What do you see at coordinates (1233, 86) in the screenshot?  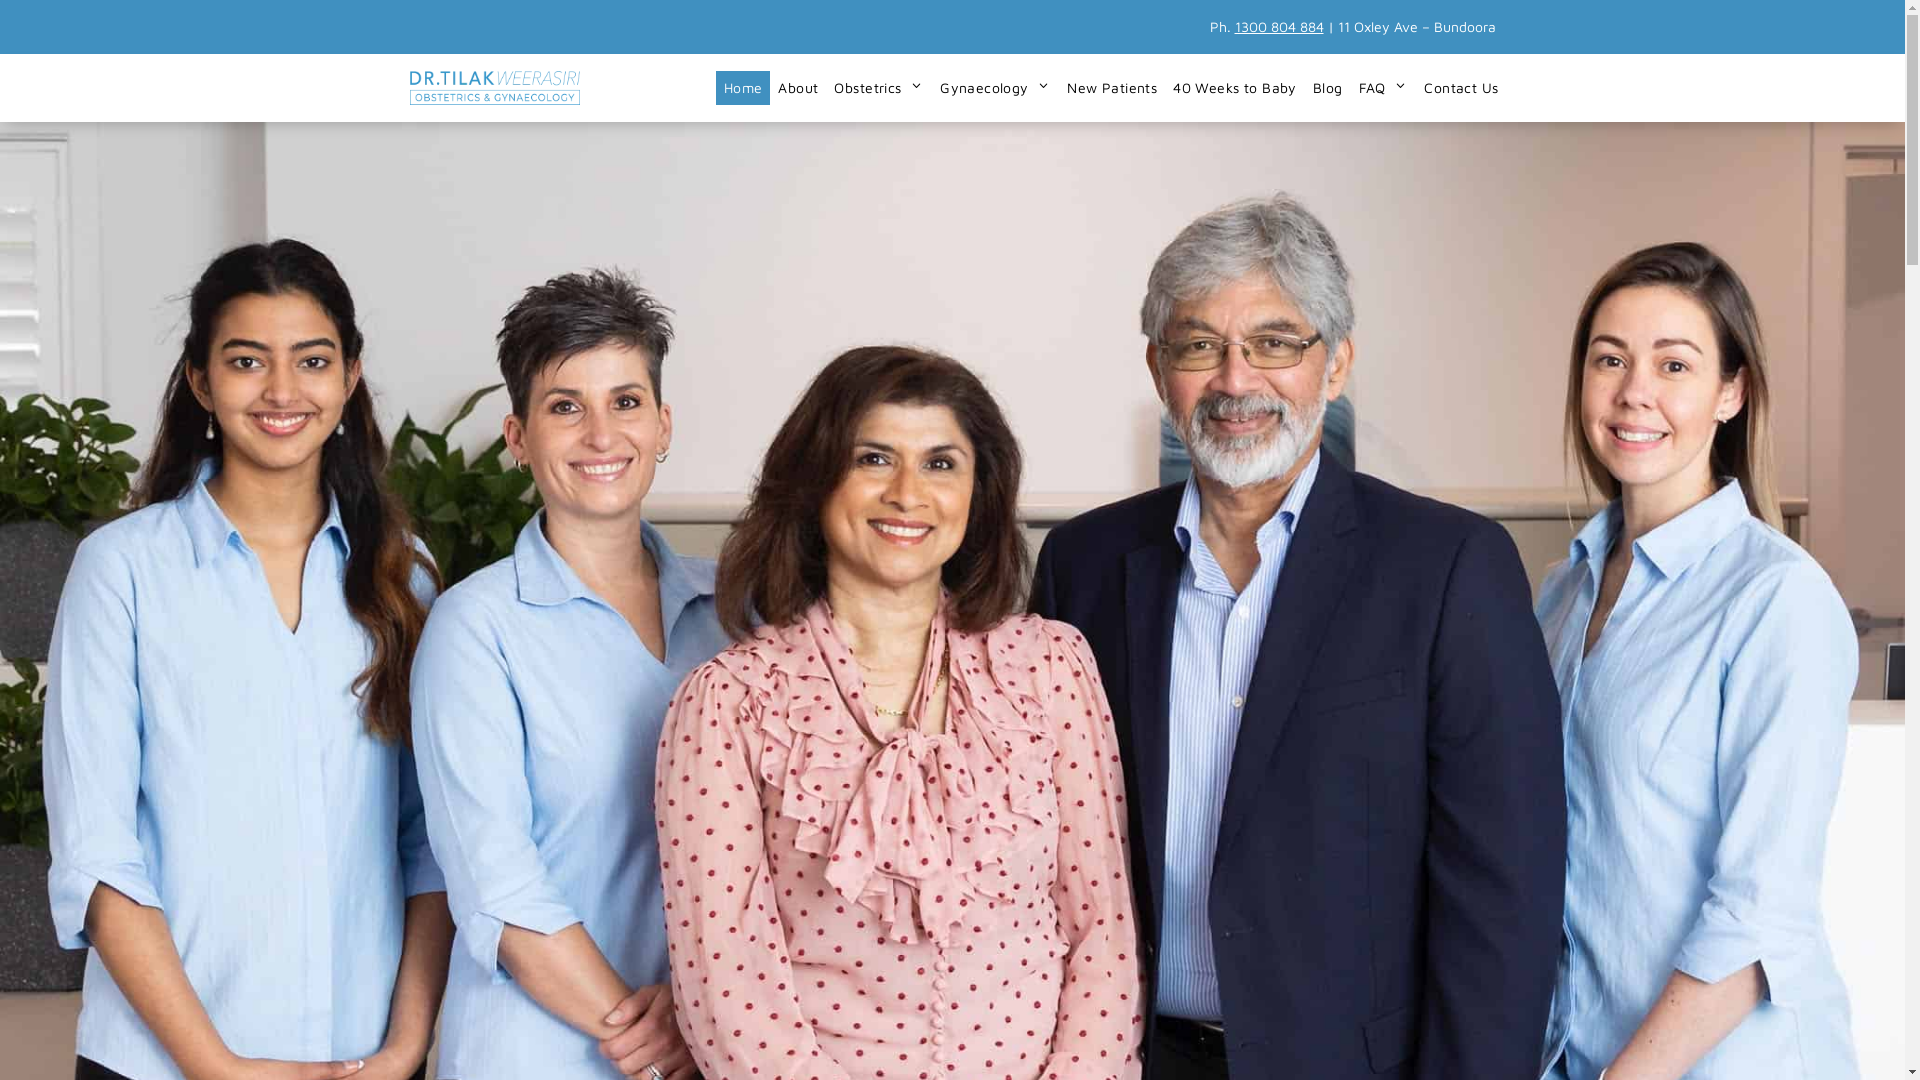 I see `'40 Weeks to Baby'` at bounding box center [1233, 86].